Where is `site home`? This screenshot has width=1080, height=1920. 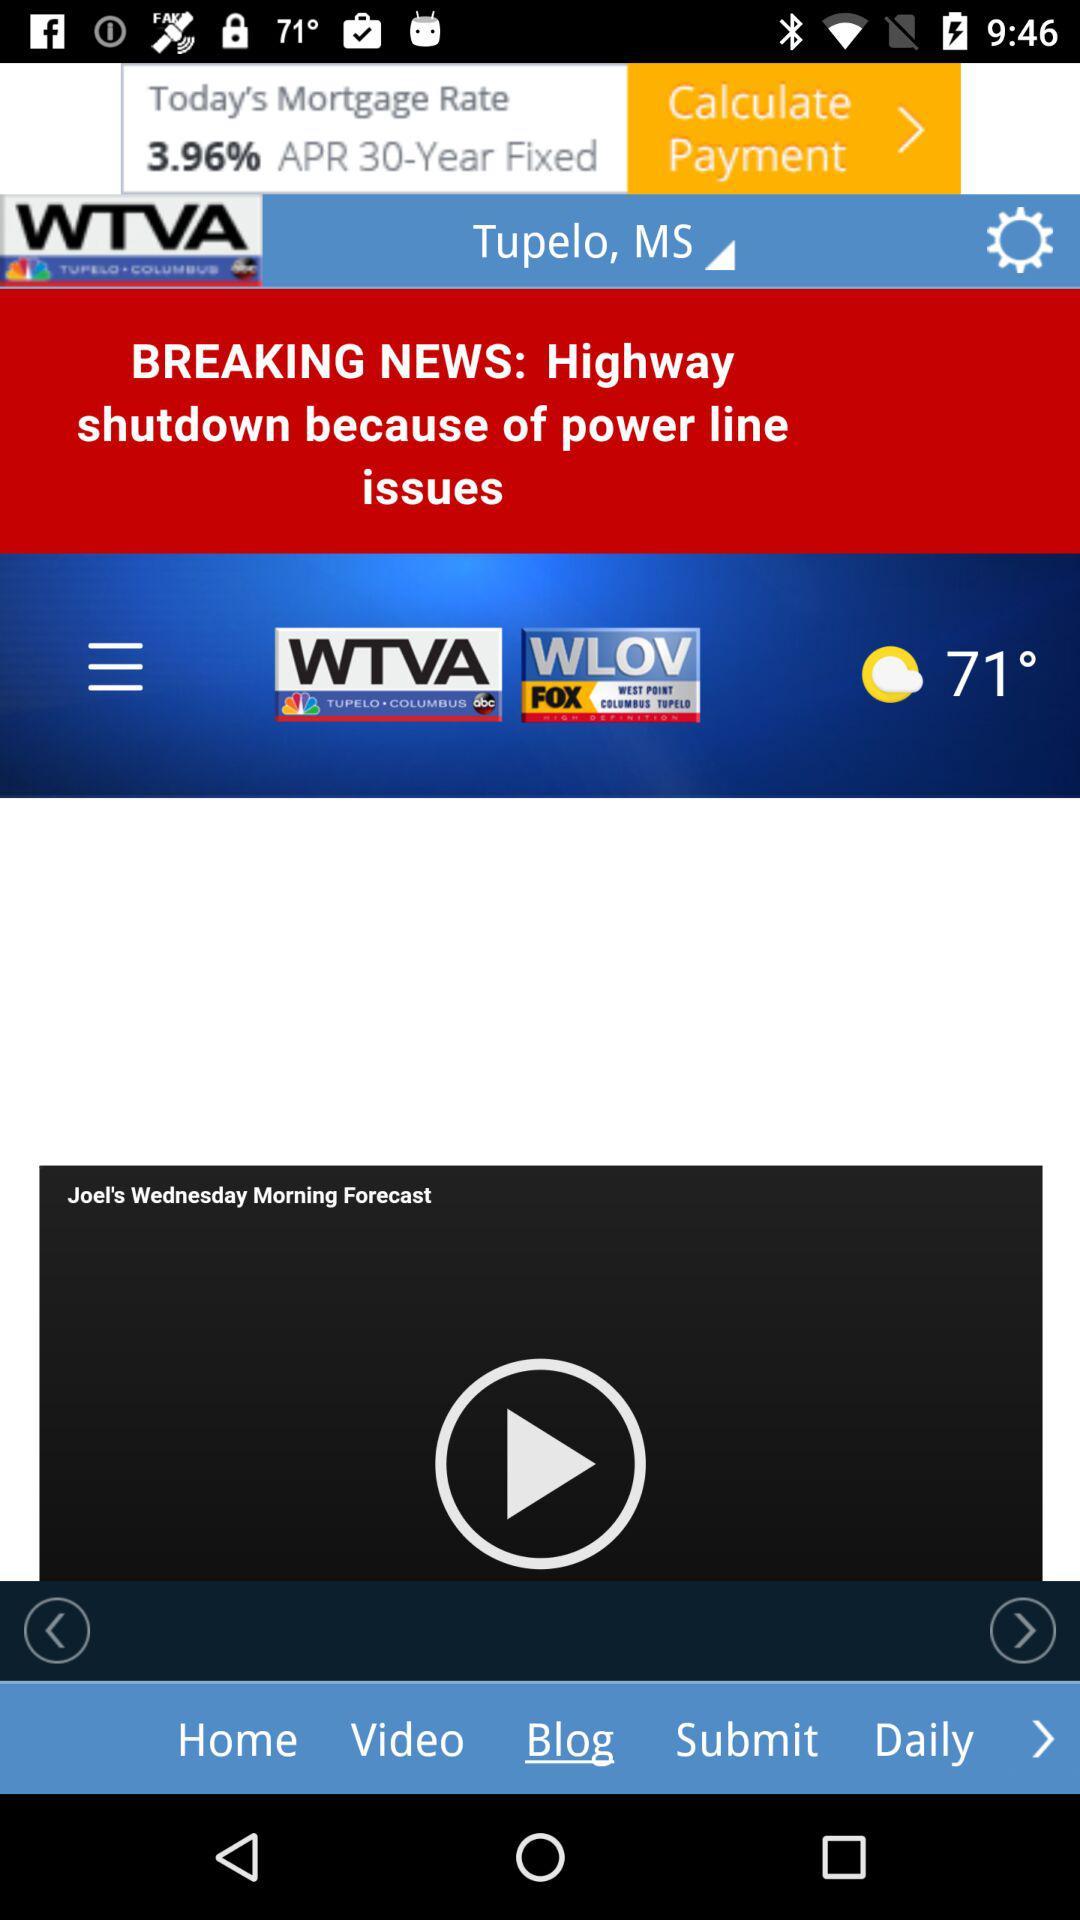
site home is located at coordinates (131, 240).